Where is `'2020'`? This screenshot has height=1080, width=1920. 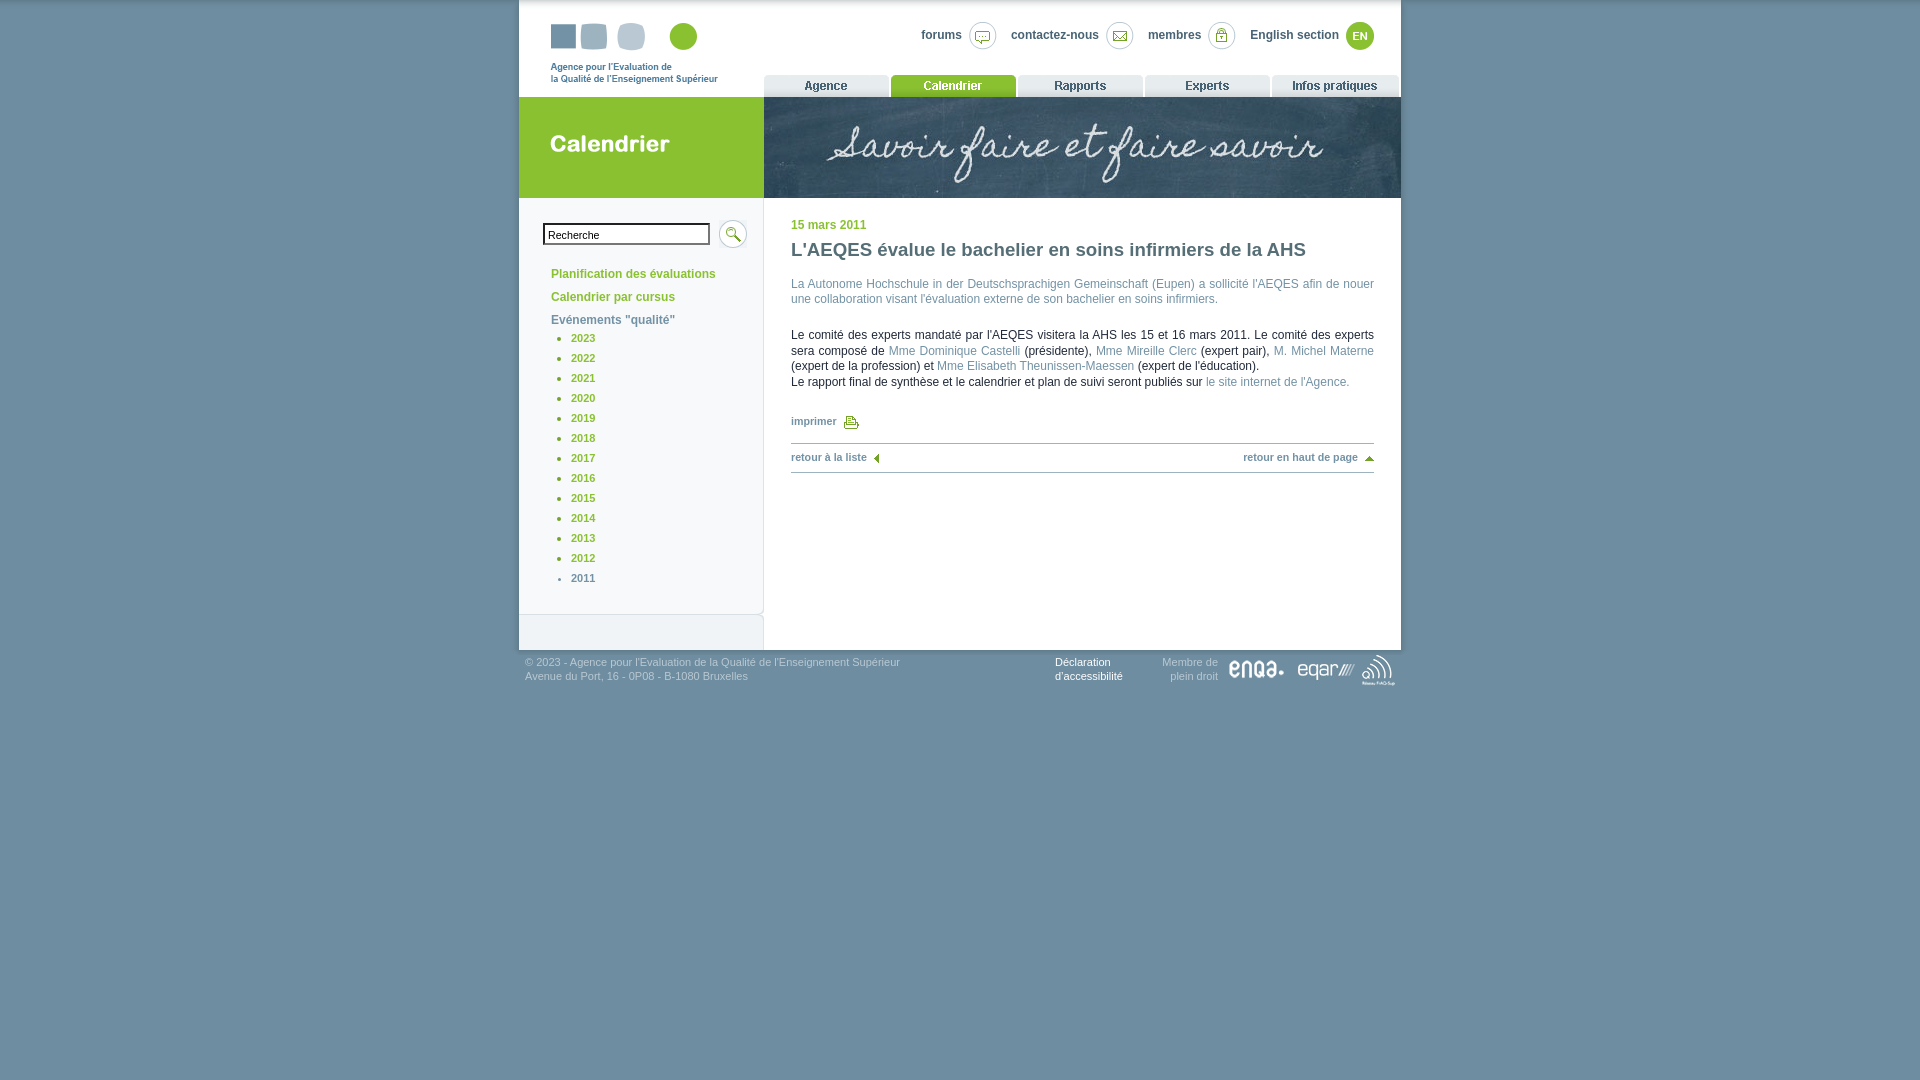 '2020' is located at coordinates (570, 397).